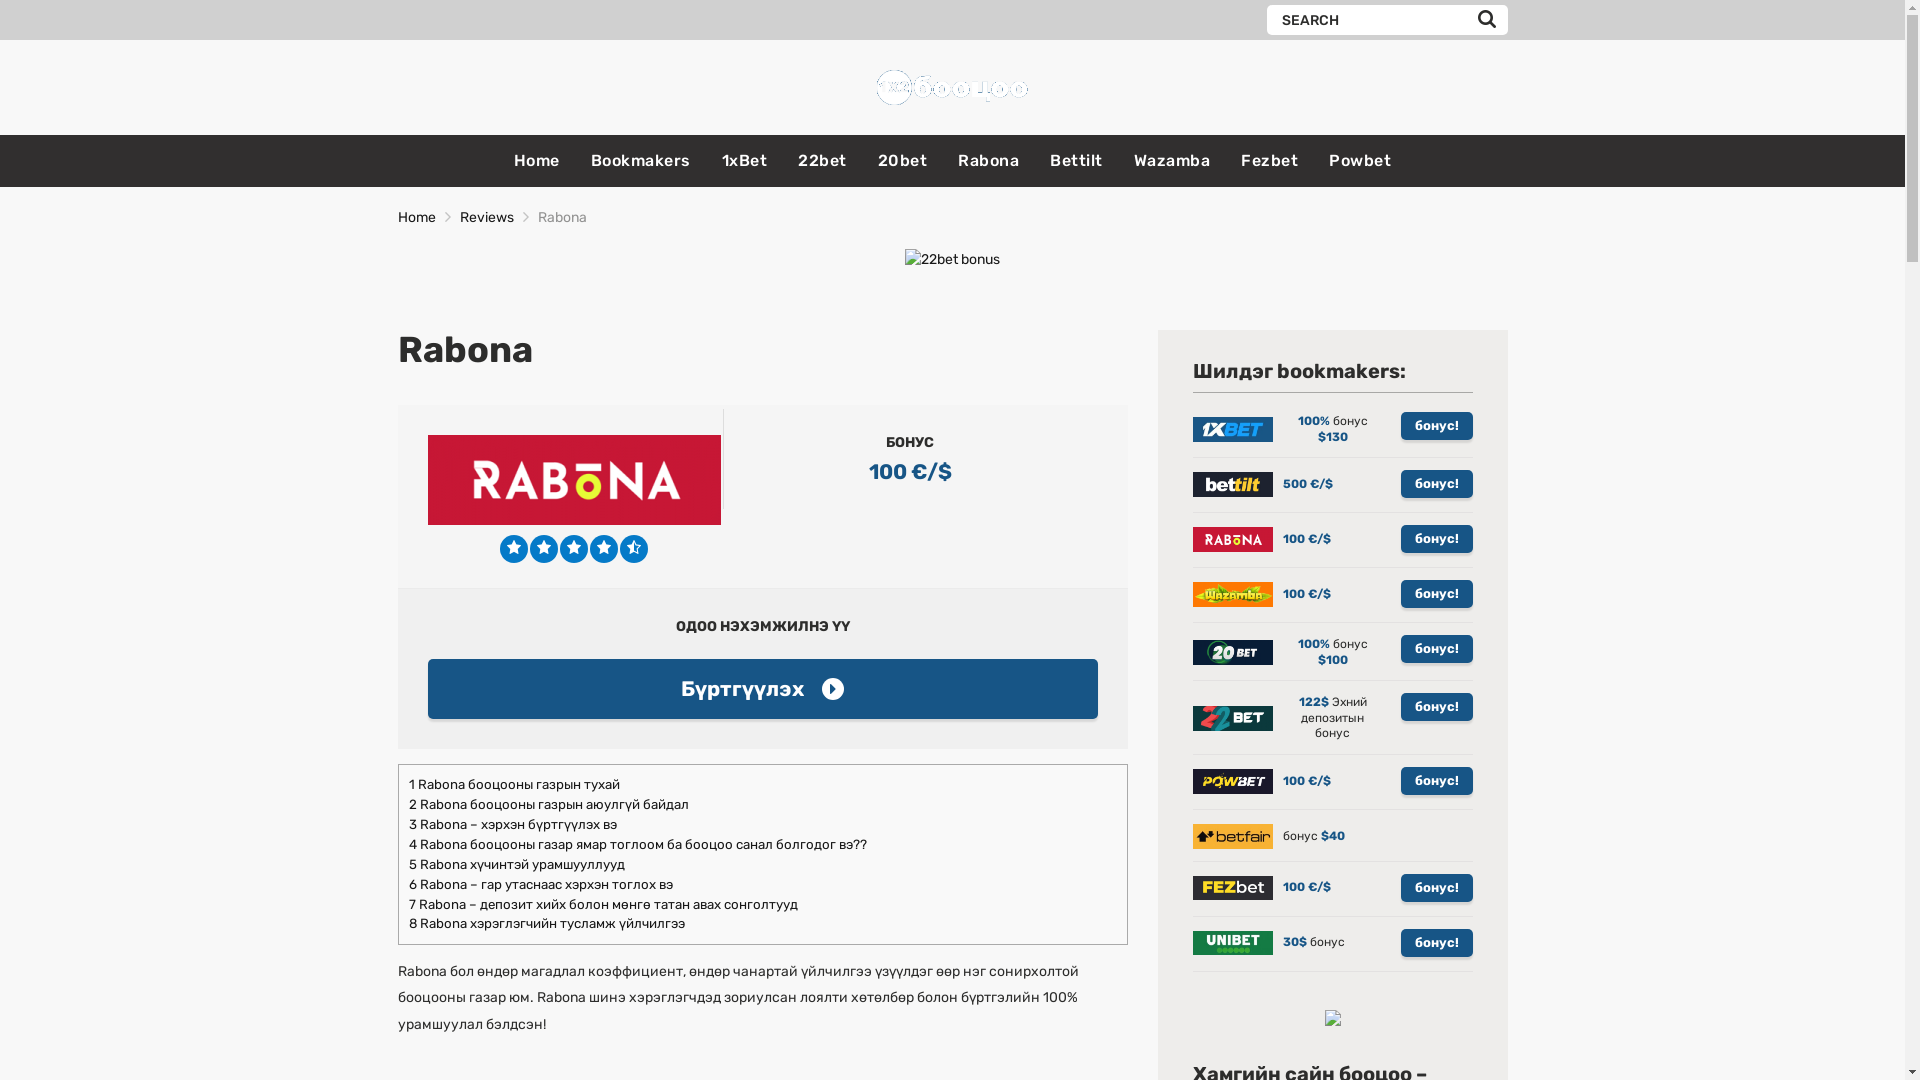  I want to click on 'Powbet', so click(1359, 160).